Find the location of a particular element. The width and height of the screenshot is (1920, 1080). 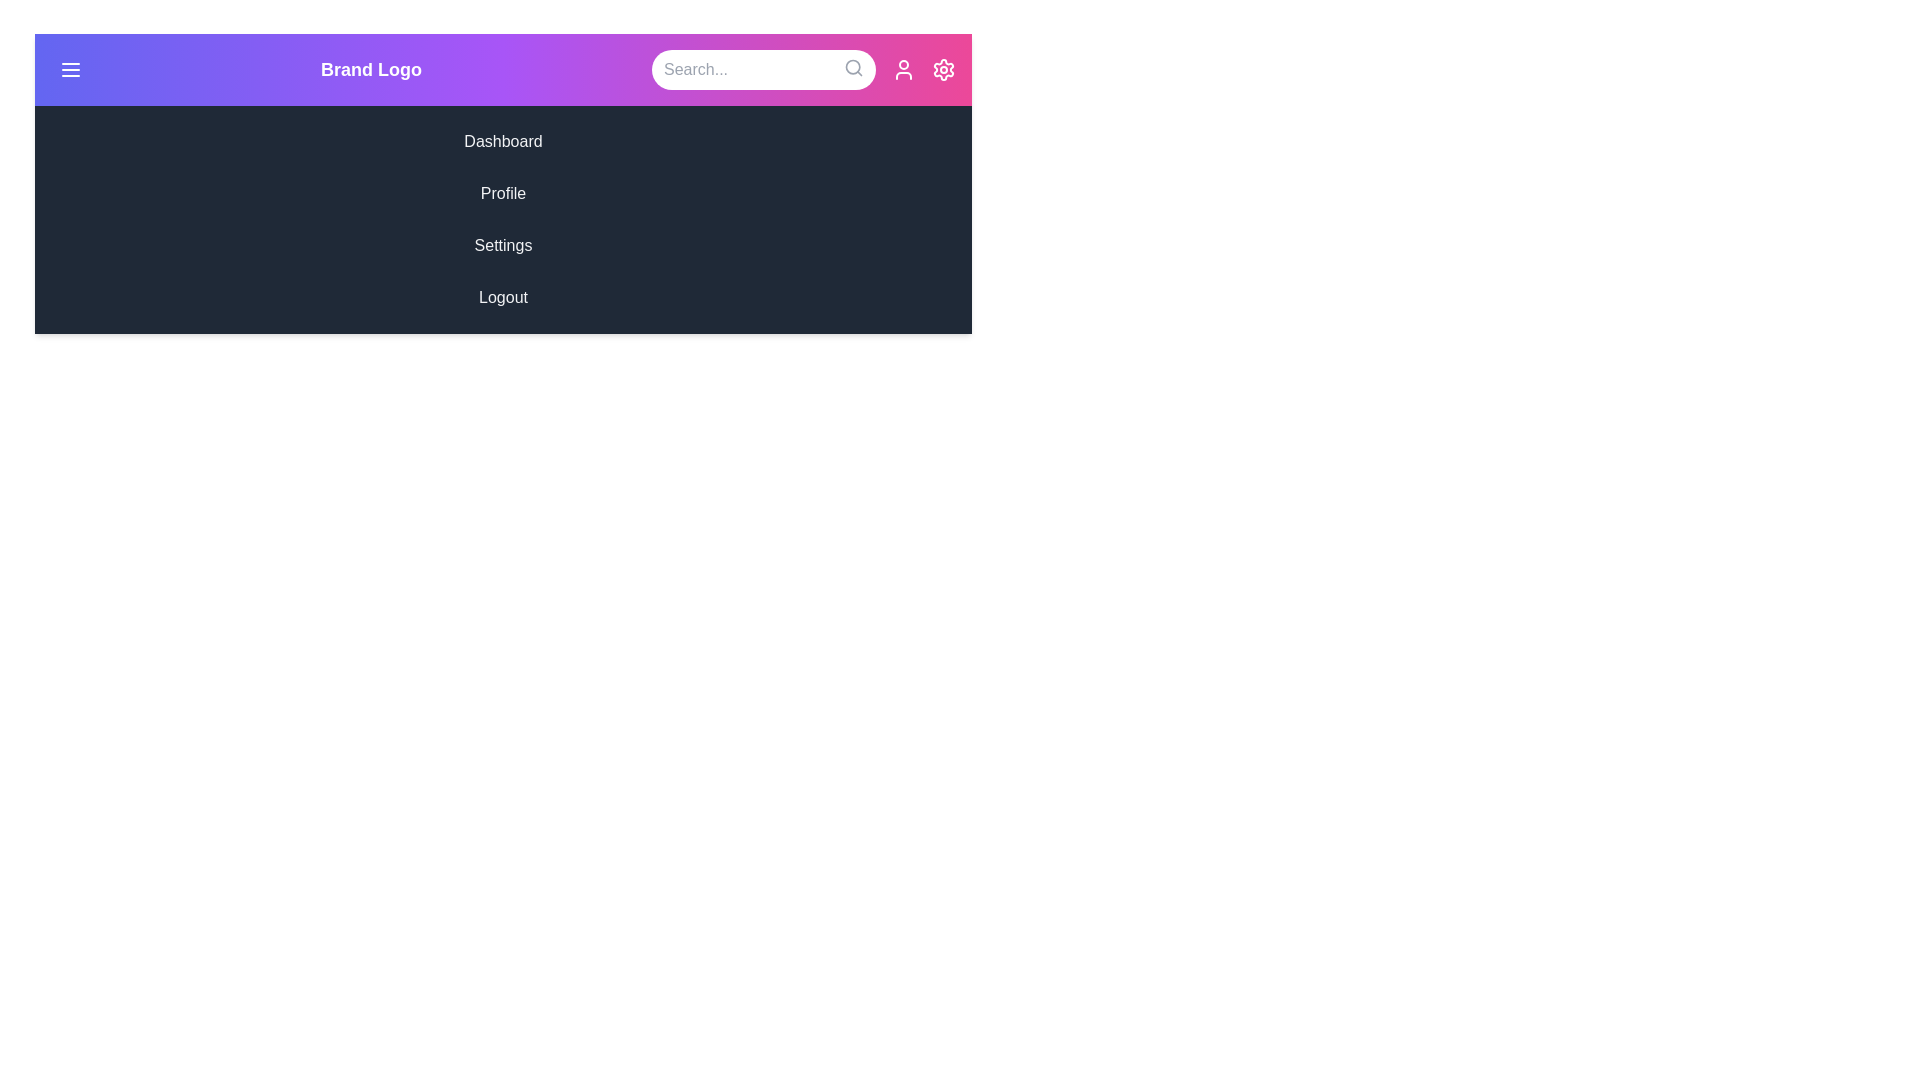

the user icon is located at coordinates (902, 68).